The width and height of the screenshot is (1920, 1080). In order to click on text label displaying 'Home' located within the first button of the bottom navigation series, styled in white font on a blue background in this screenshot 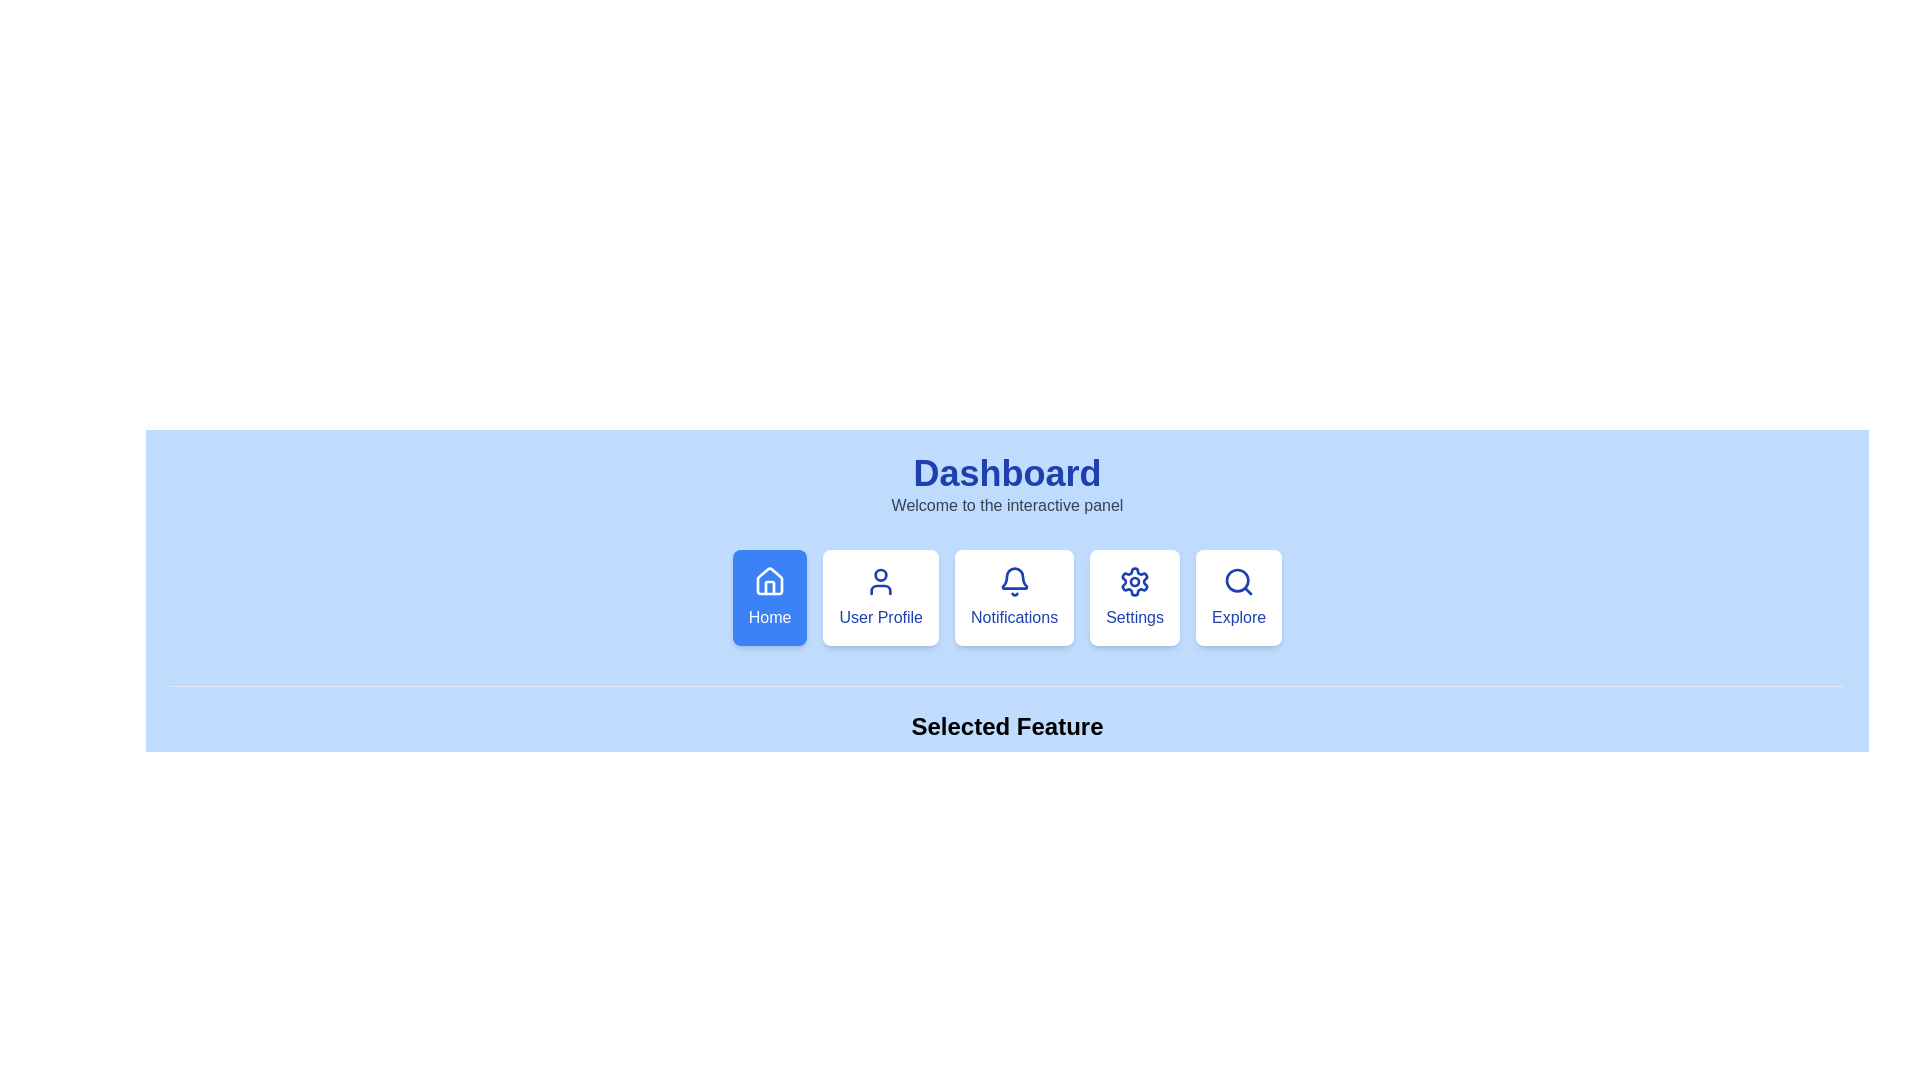, I will do `click(769, 616)`.